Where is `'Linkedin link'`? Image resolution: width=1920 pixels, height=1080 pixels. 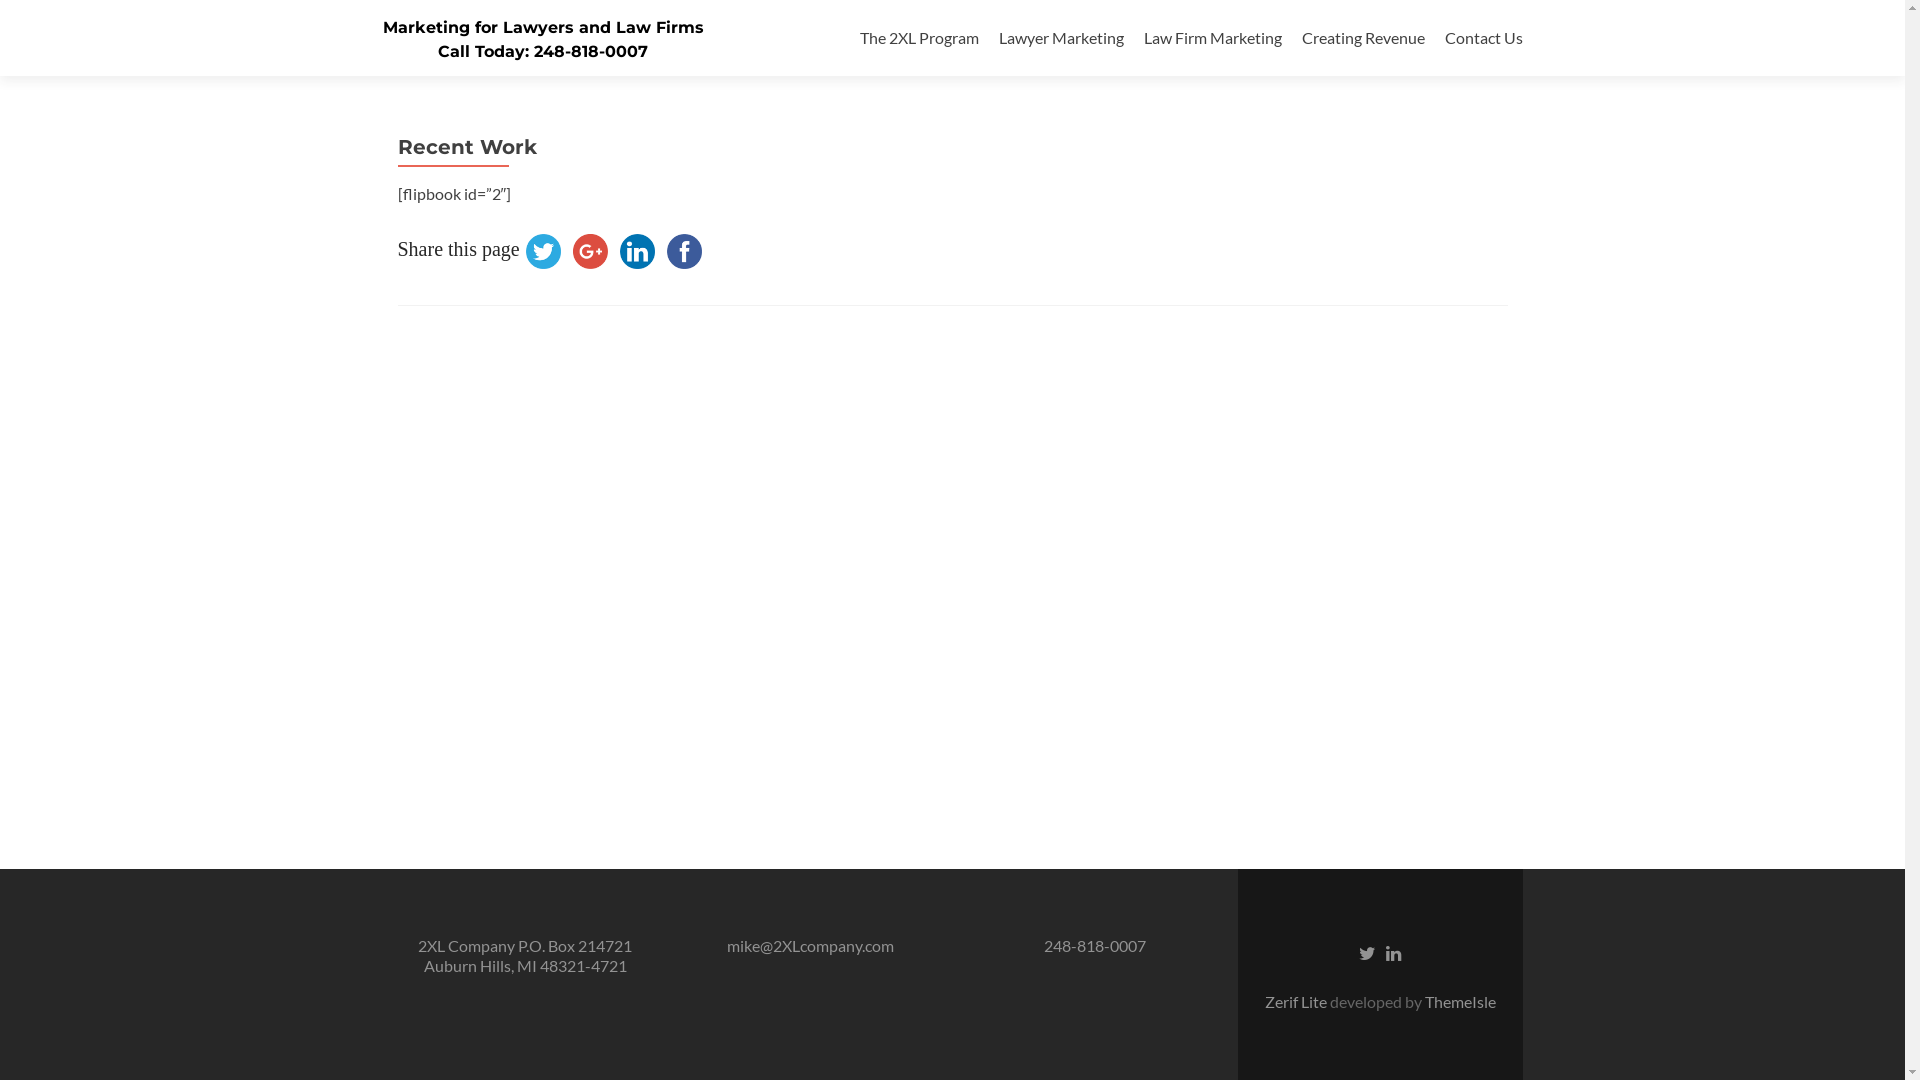
'Linkedin link' is located at coordinates (1392, 951).